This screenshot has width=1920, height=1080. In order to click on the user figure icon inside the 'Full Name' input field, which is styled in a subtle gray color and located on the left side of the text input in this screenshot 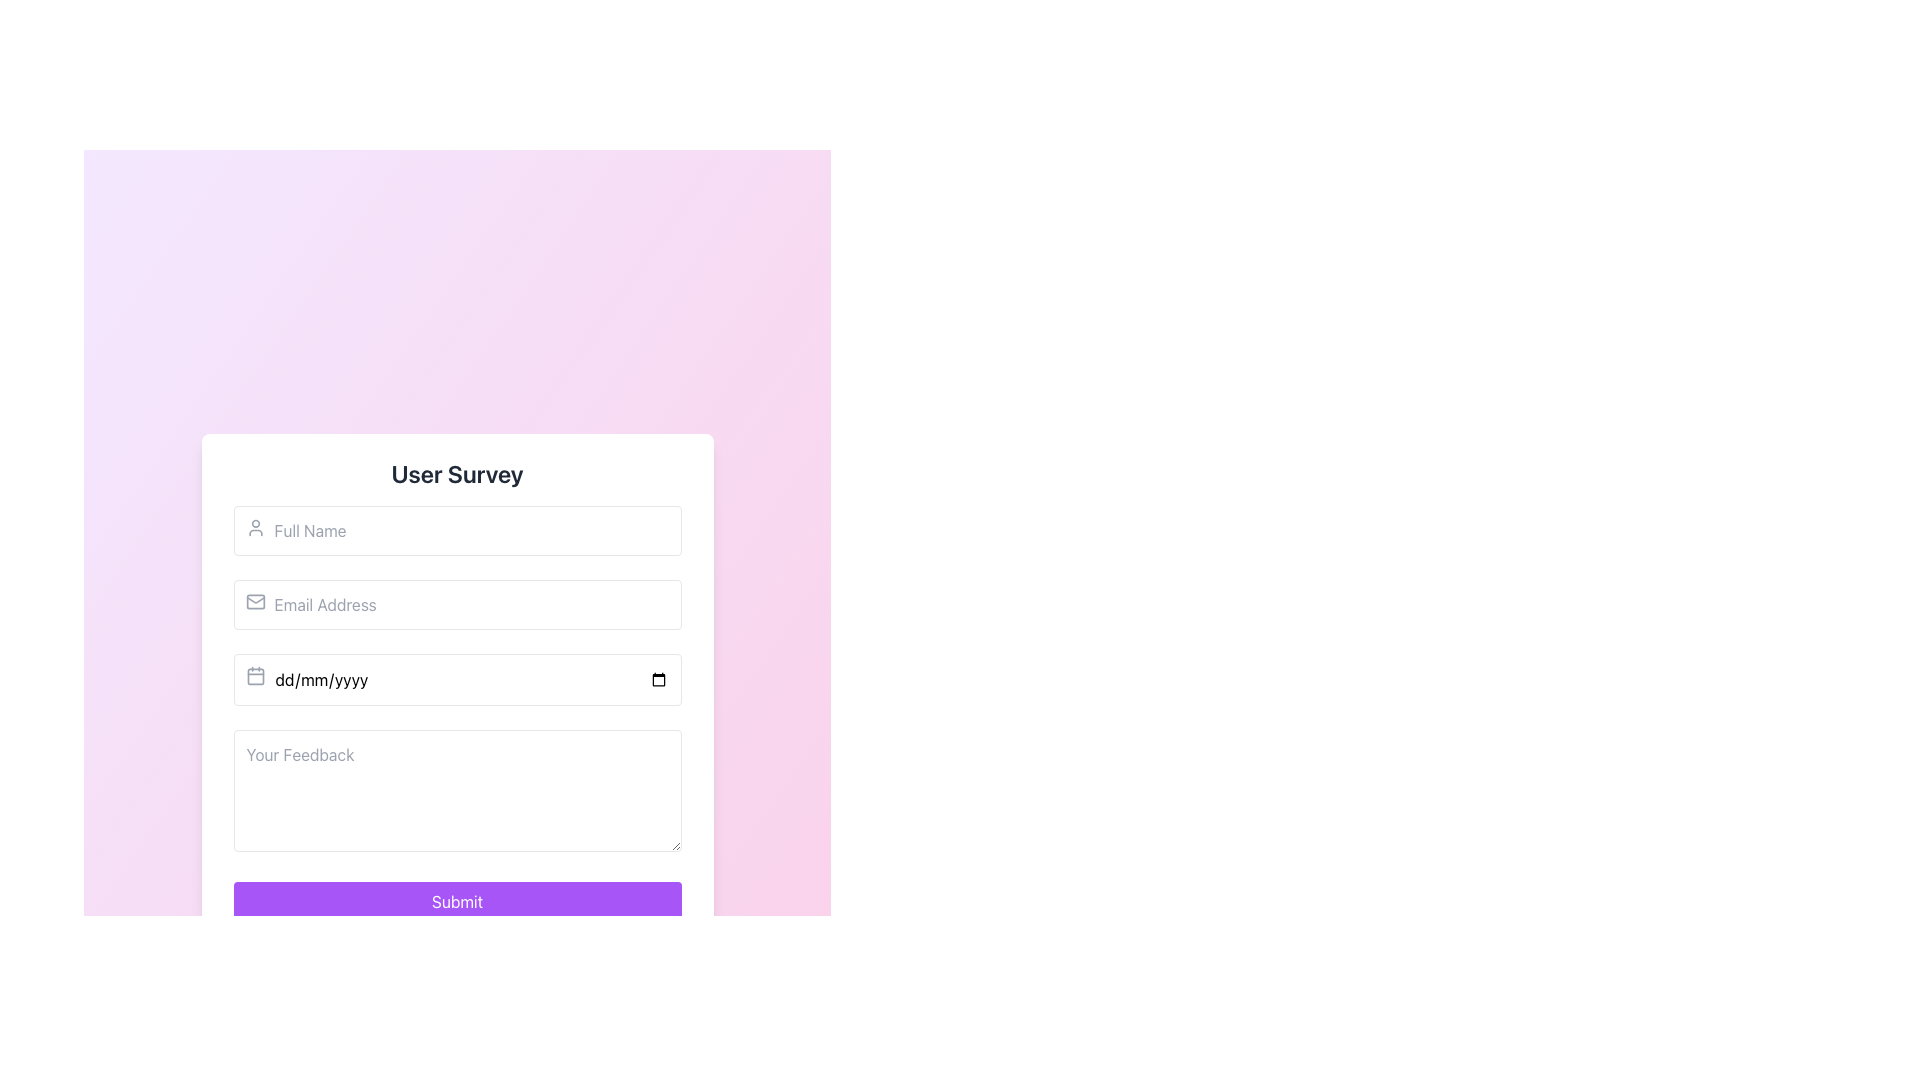, I will do `click(254, 527)`.